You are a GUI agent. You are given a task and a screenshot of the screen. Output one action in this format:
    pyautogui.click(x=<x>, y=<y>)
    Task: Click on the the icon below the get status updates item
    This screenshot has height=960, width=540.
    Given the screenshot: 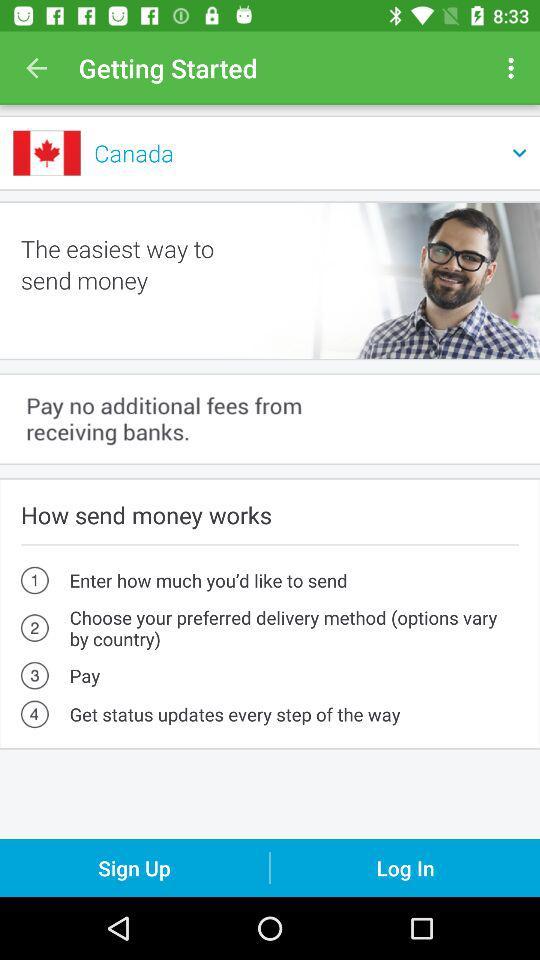 What is the action you would take?
    pyautogui.click(x=405, y=867)
    